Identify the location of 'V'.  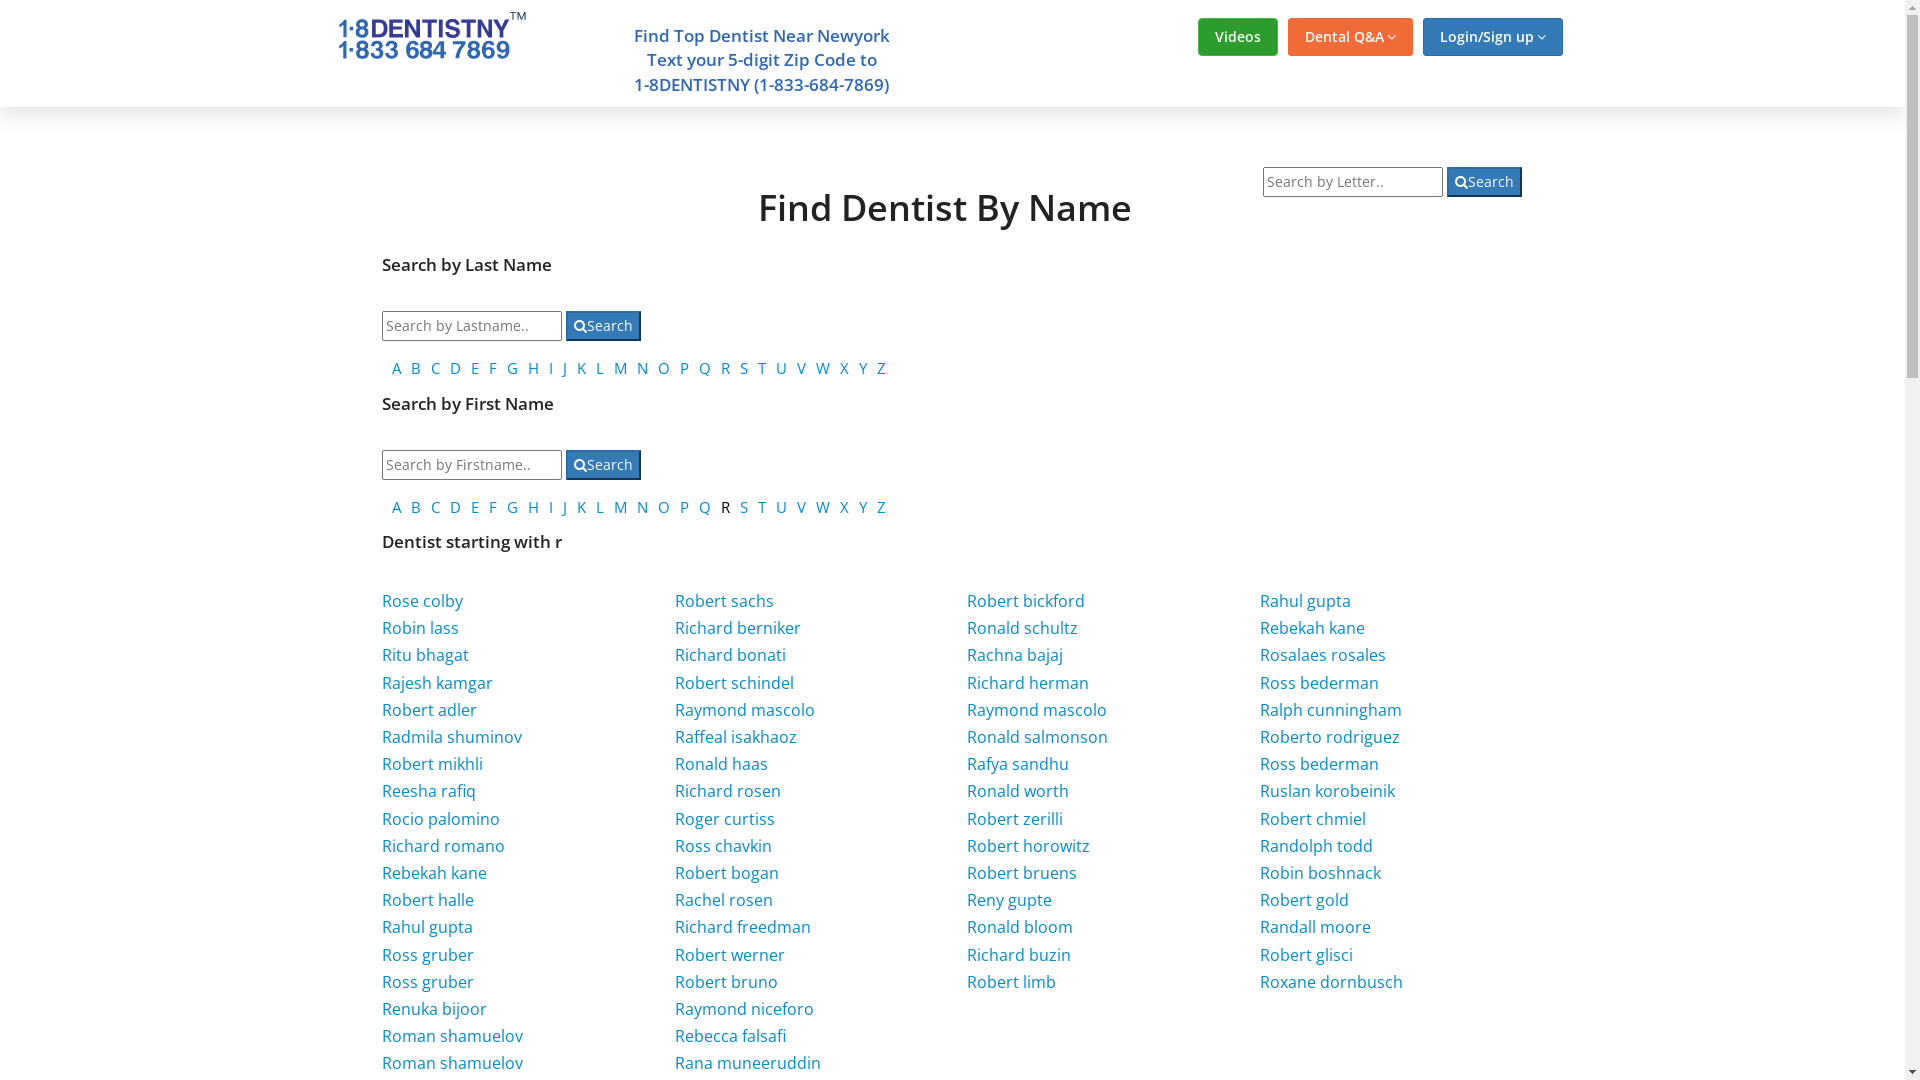
(801, 367).